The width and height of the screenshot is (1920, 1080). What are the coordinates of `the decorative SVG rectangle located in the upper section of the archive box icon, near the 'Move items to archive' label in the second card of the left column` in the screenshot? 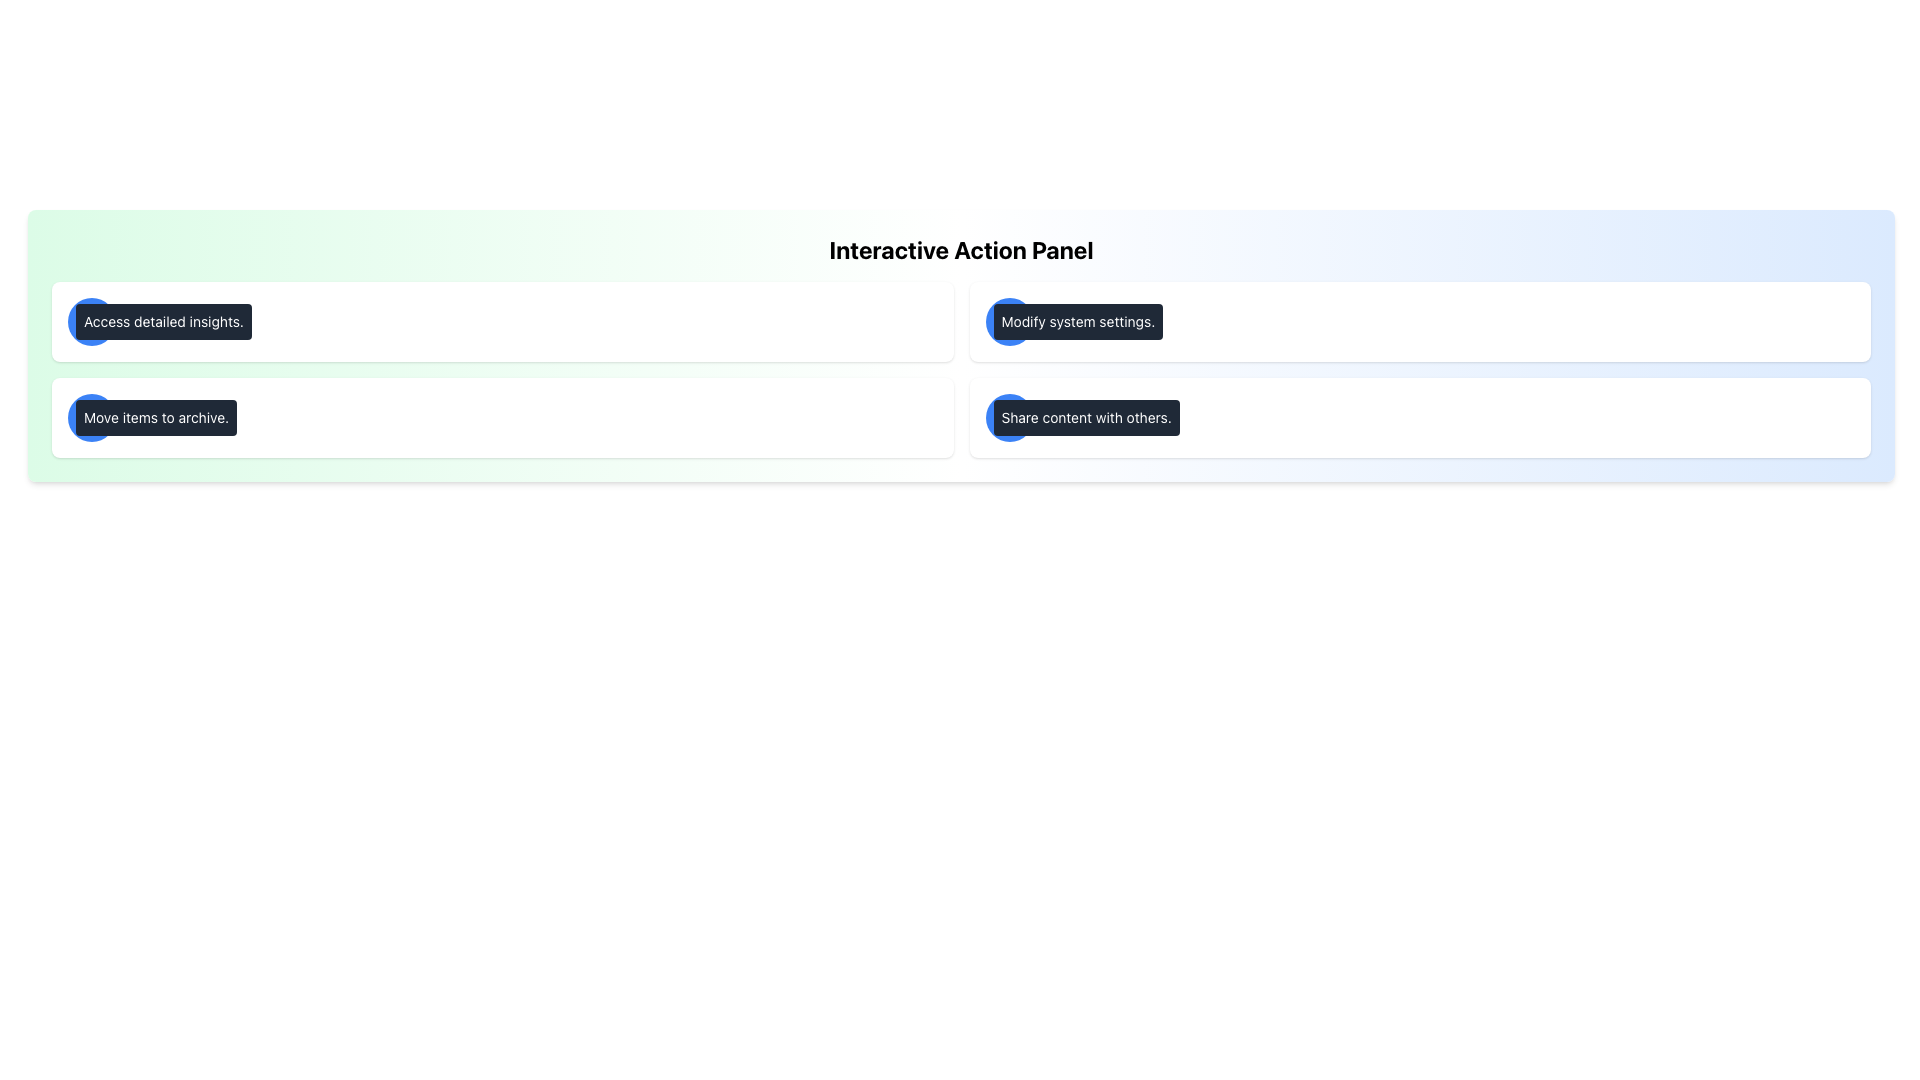 It's located at (90, 410).